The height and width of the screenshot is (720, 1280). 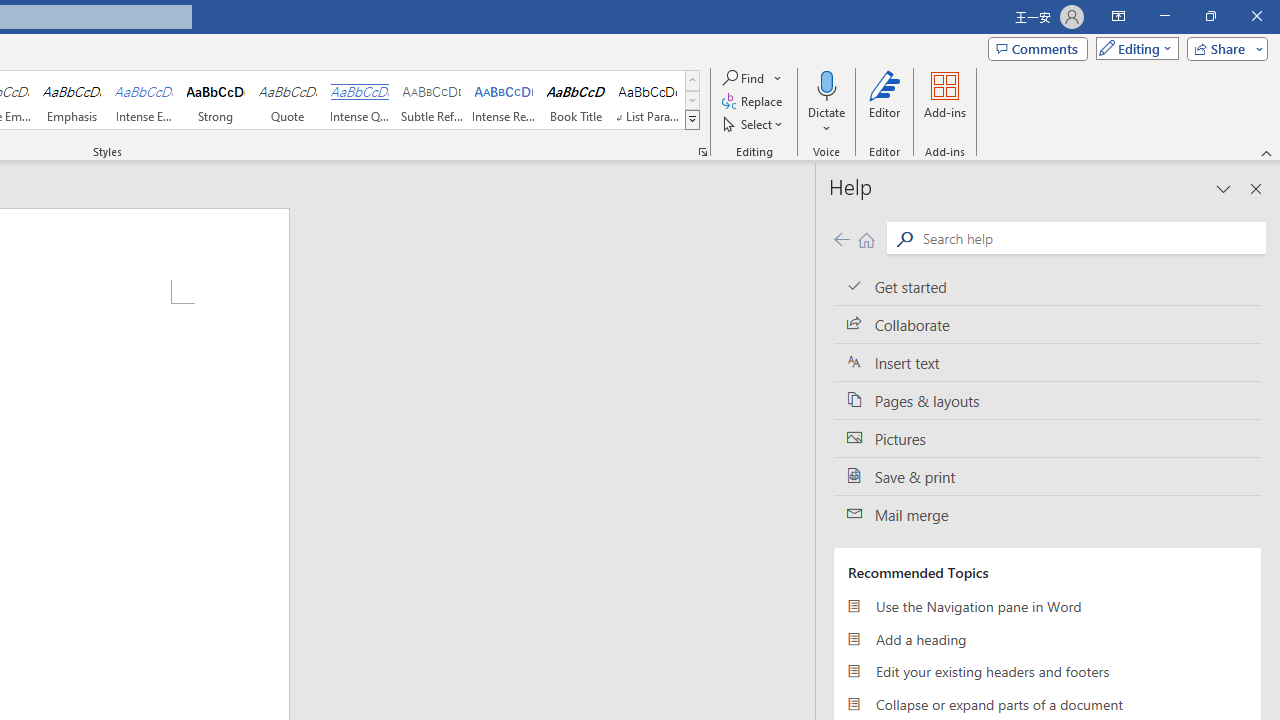 What do you see at coordinates (692, 100) in the screenshot?
I see `'Row Down'` at bounding box center [692, 100].